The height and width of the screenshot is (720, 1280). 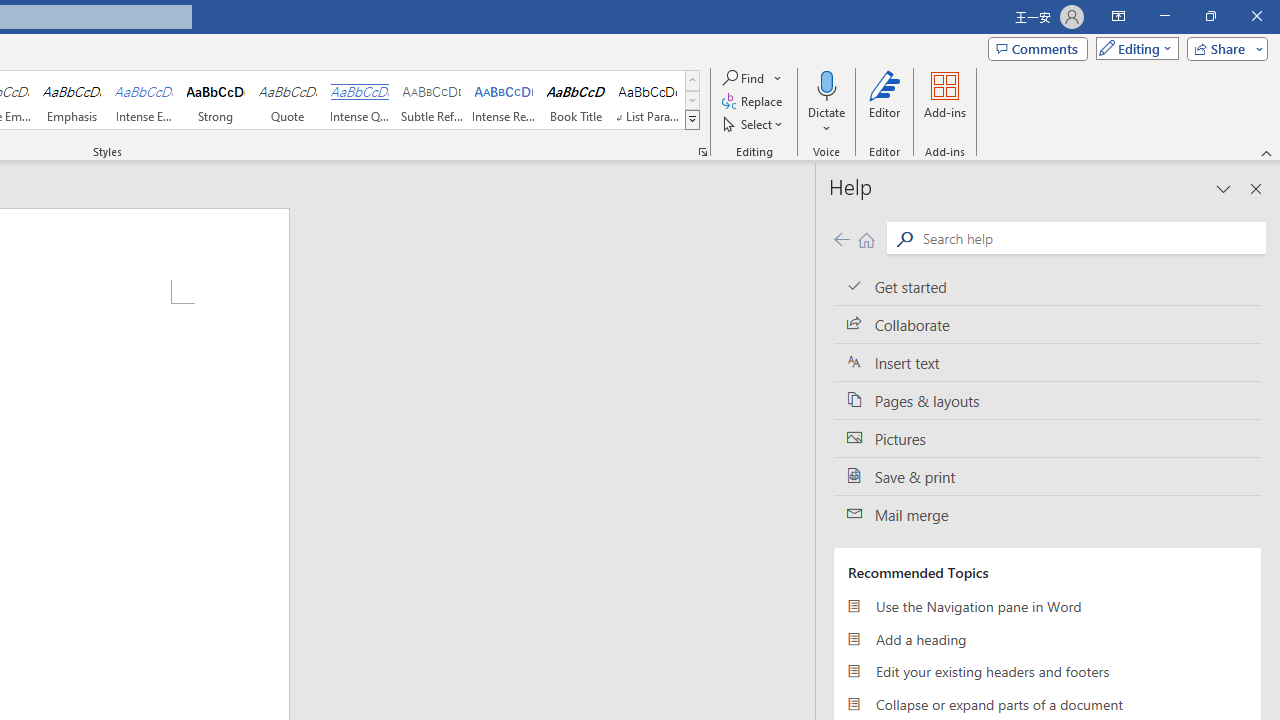 What do you see at coordinates (692, 100) in the screenshot?
I see `'Row Down'` at bounding box center [692, 100].